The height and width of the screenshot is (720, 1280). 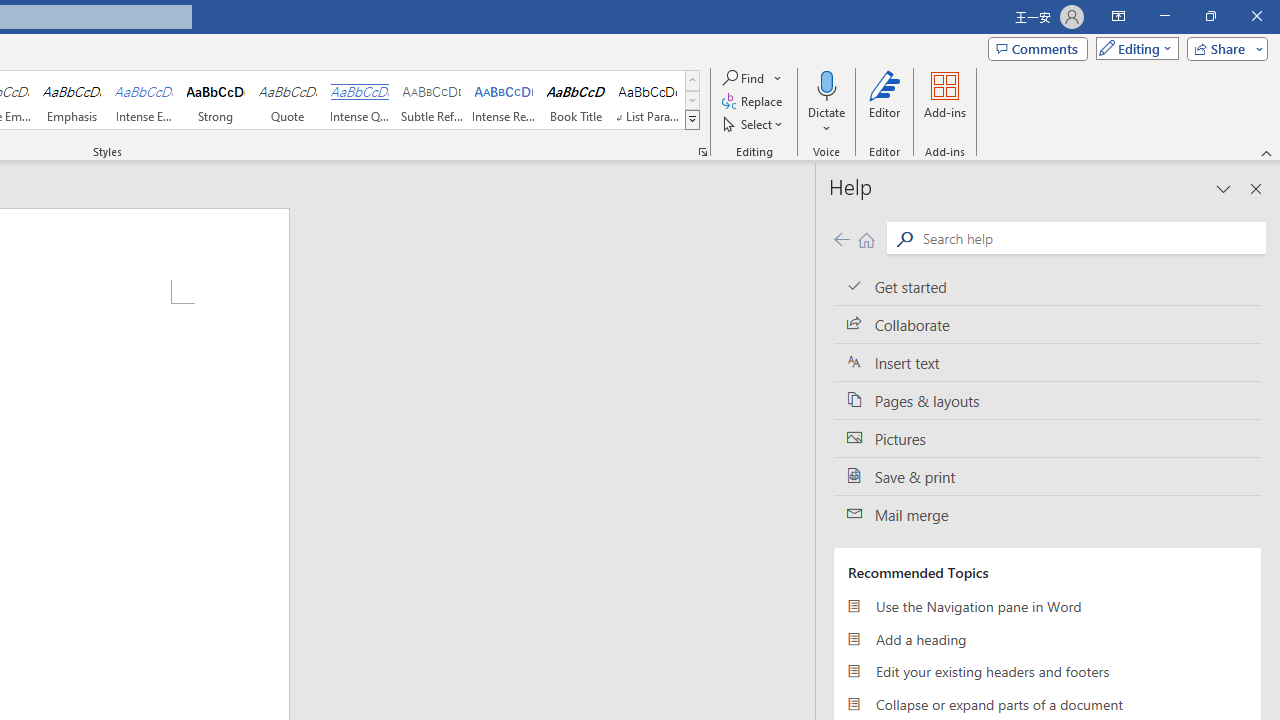 What do you see at coordinates (692, 100) in the screenshot?
I see `'Row Down'` at bounding box center [692, 100].